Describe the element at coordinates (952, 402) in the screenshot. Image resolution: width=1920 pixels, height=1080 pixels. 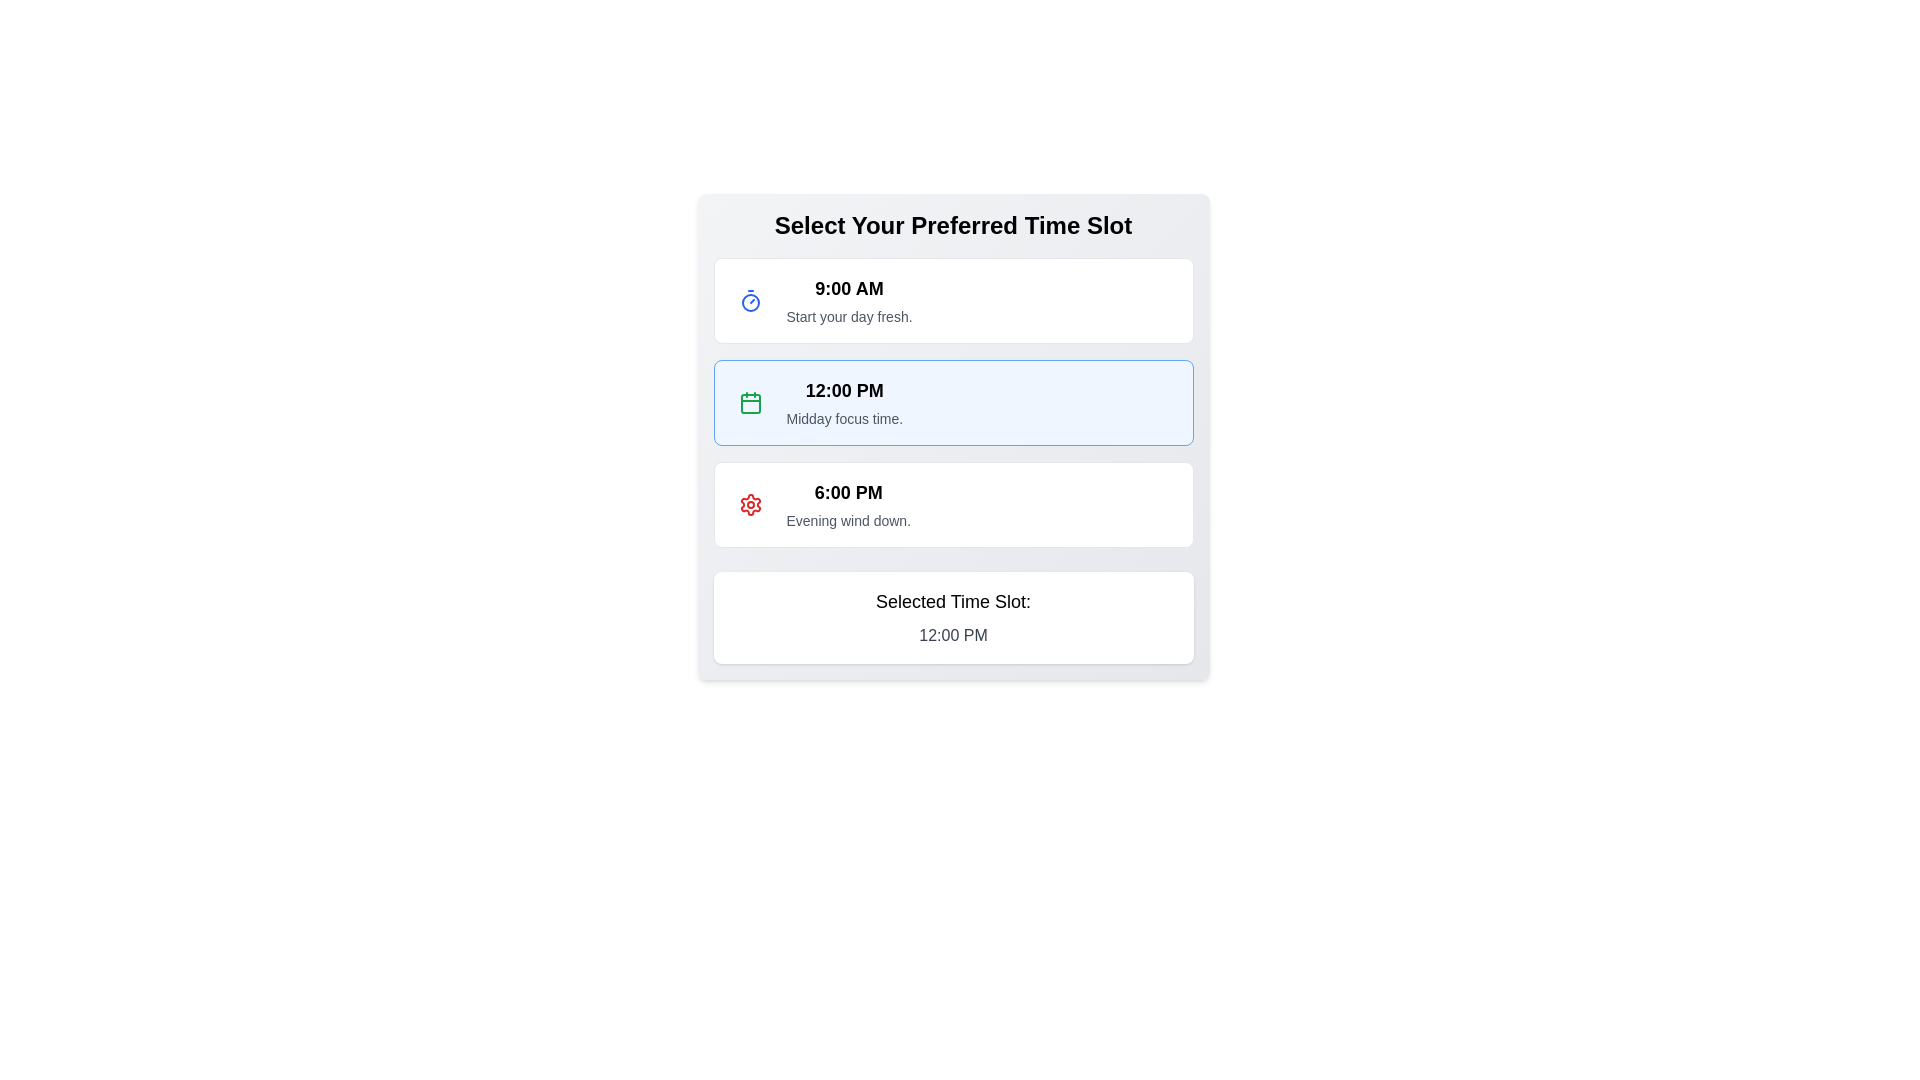
I see `the selectable list item displaying '12:00 PM' and 'Midday focus time'` at that location.